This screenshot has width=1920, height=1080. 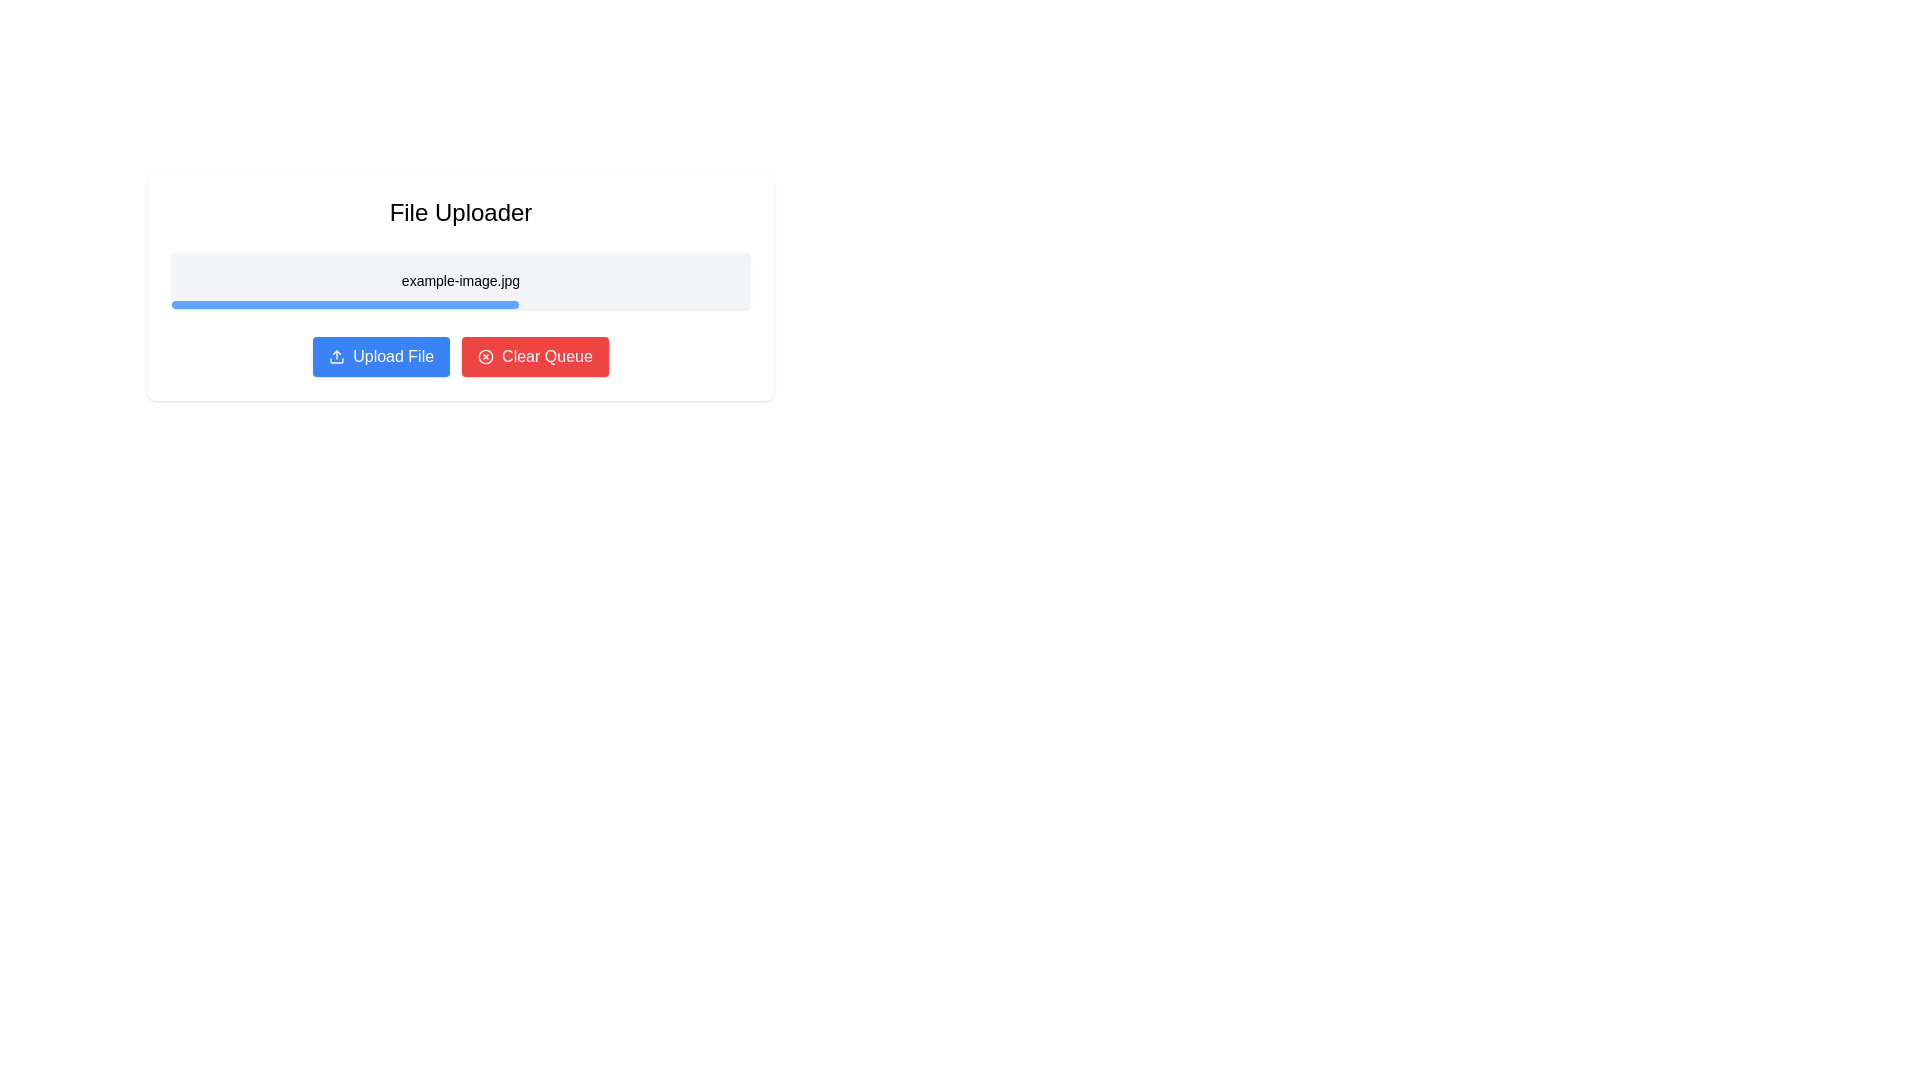 I want to click on the descriptive text label within the button that removes items from the queue, located to the right of the 'Upload File' button in the file uploader interface, so click(x=547, y=356).